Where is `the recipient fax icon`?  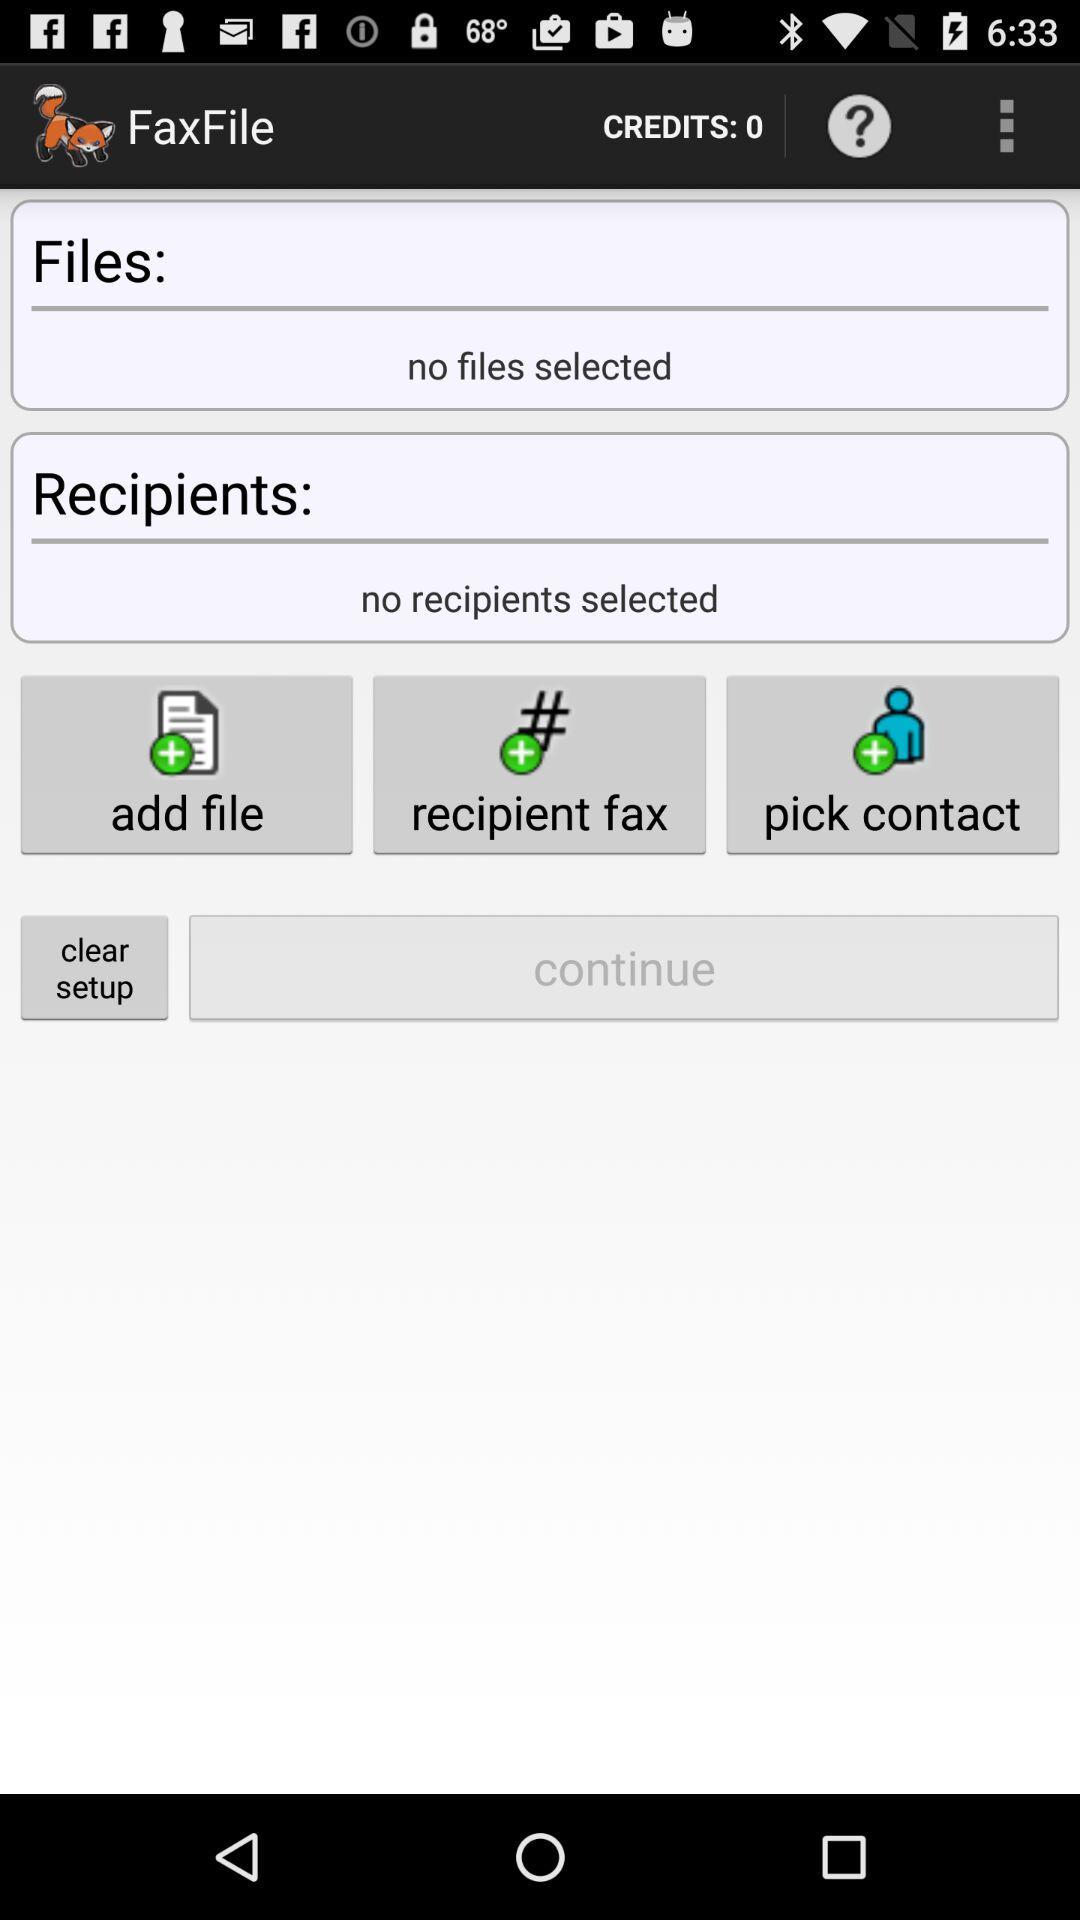
the recipient fax icon is located at coordinates (538, 763).